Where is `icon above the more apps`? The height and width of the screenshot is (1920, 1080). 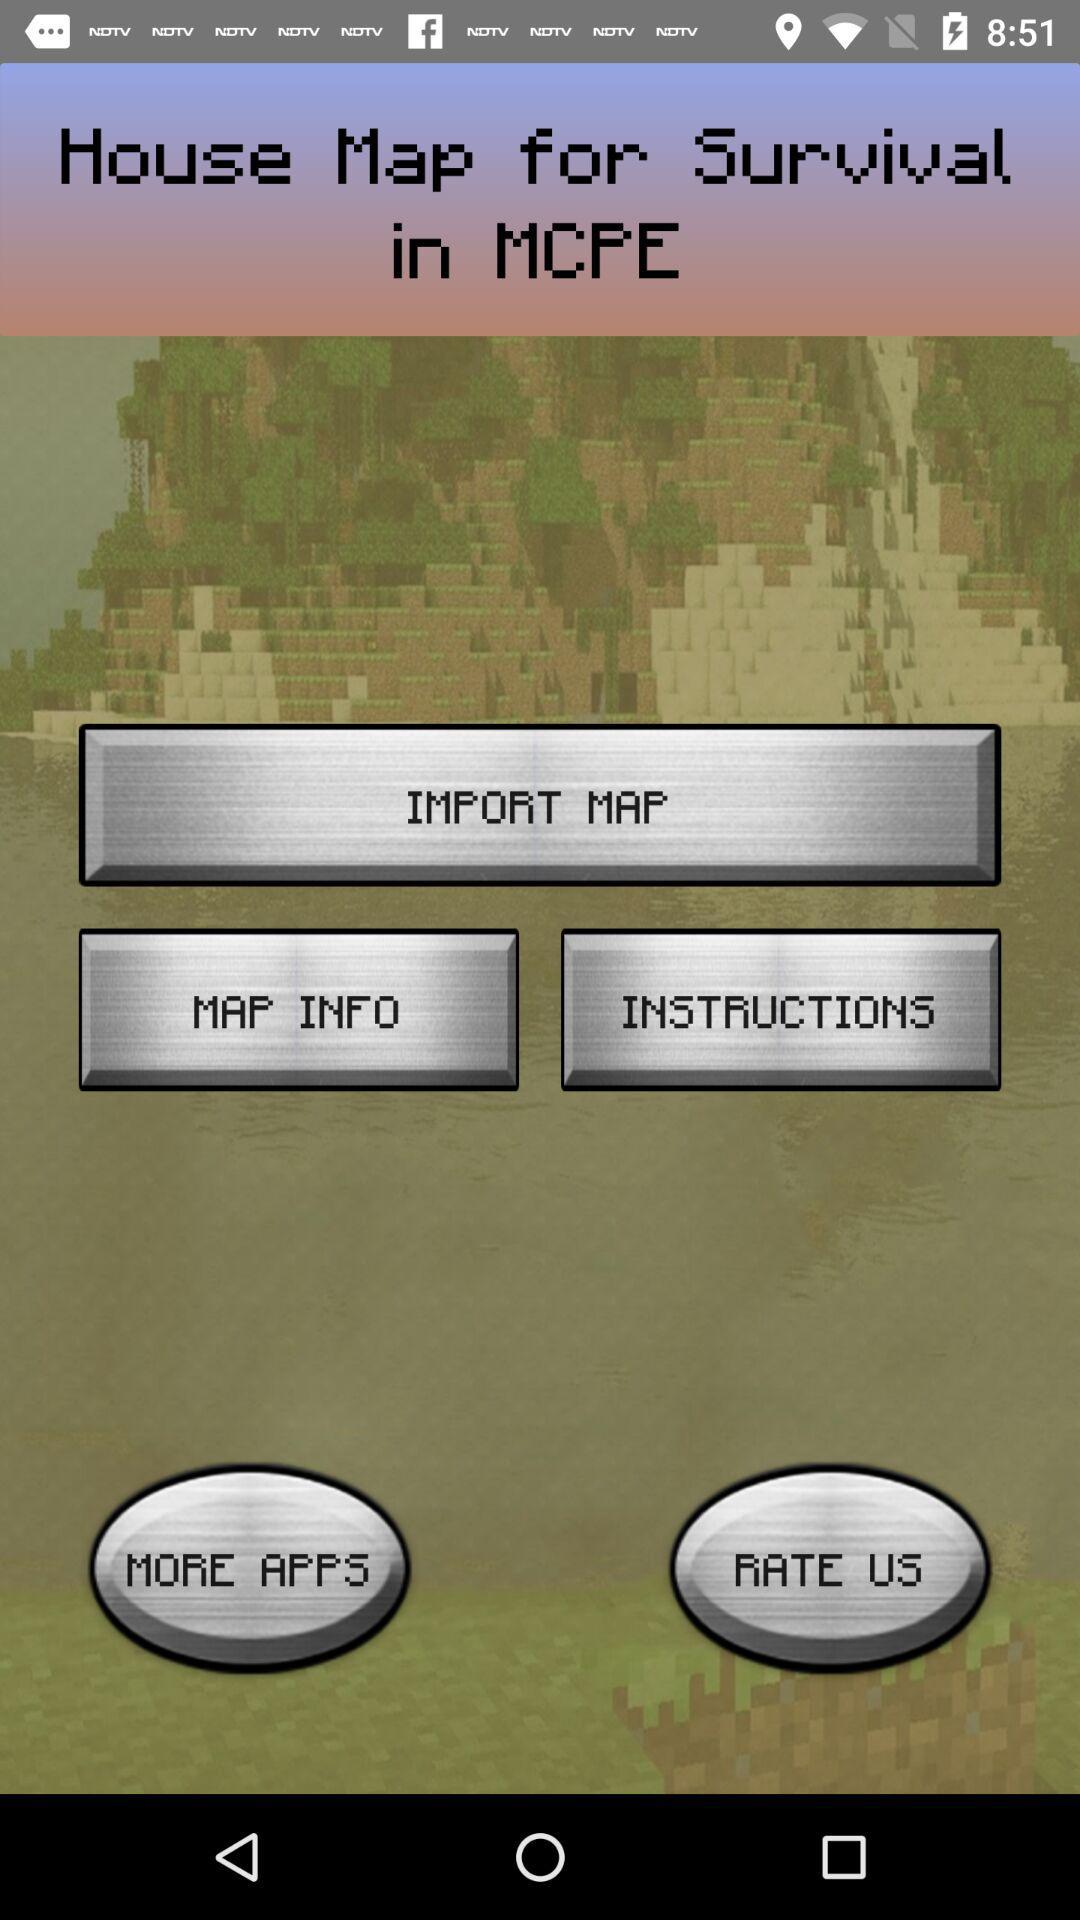
icon above the more apps is located at coordinates (298, 1009).